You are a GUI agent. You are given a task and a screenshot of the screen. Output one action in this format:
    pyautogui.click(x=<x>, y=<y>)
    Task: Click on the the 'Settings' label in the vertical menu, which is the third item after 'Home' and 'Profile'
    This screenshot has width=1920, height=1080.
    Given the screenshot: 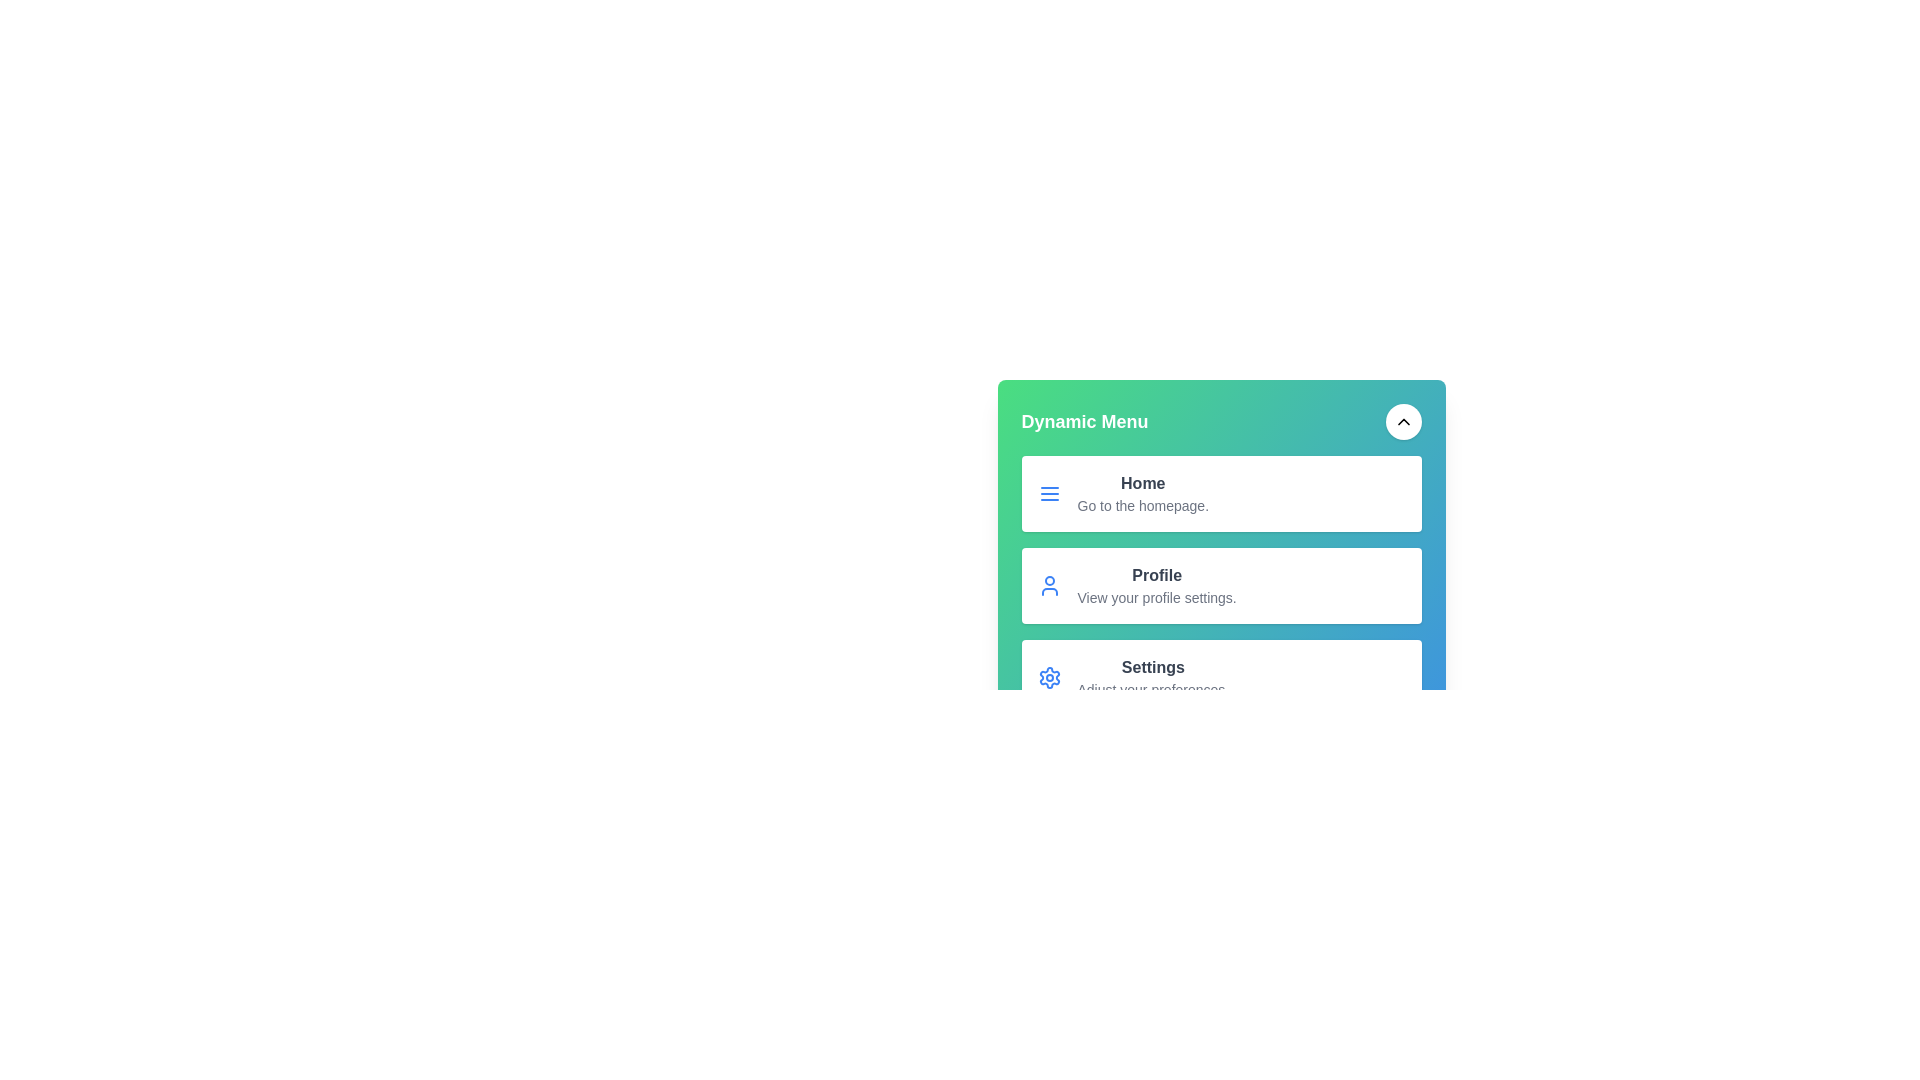 What is the action you would take?
    pyautogui.click(x=1153, y=667)
    